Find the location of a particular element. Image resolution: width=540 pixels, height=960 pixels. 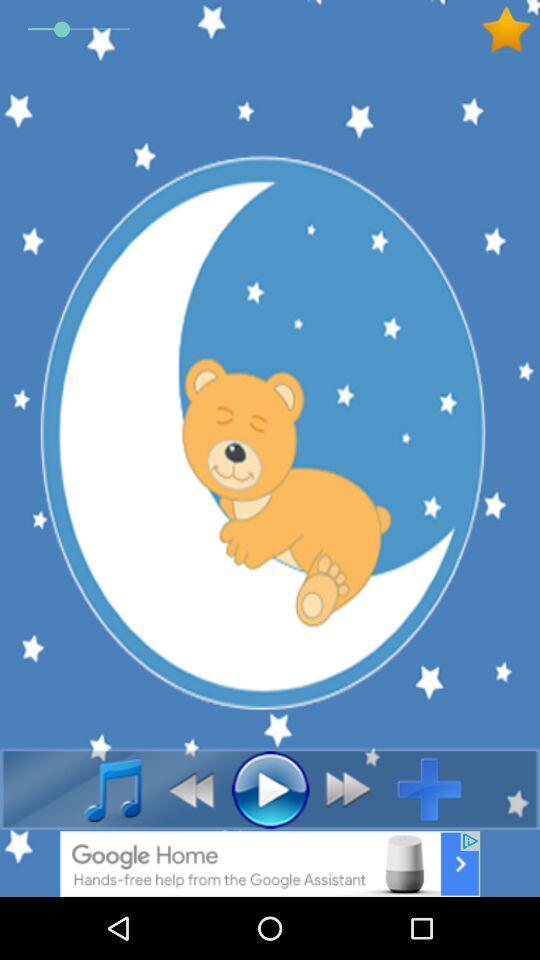

to favourite is located at coordinates (510, 28).